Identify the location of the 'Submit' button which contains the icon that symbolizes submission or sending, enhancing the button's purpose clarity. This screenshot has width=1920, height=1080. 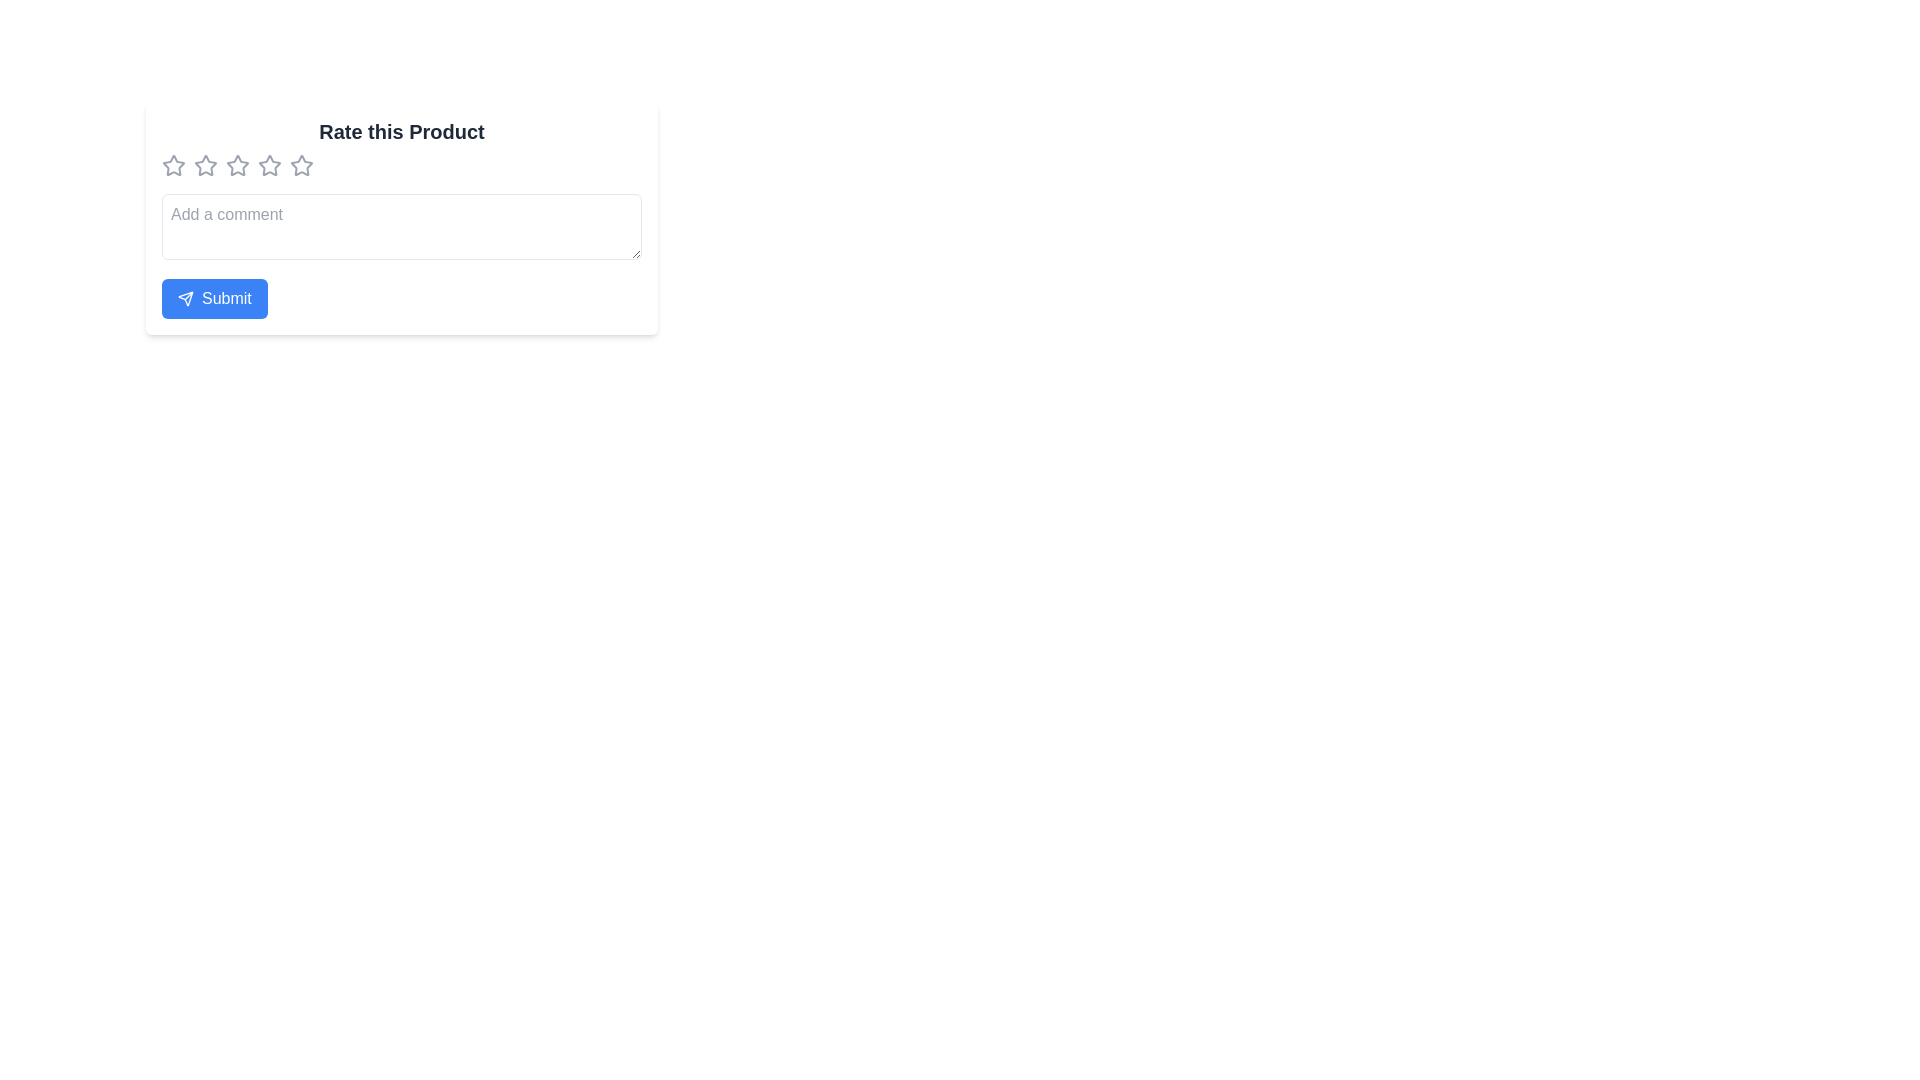
(186, 299).